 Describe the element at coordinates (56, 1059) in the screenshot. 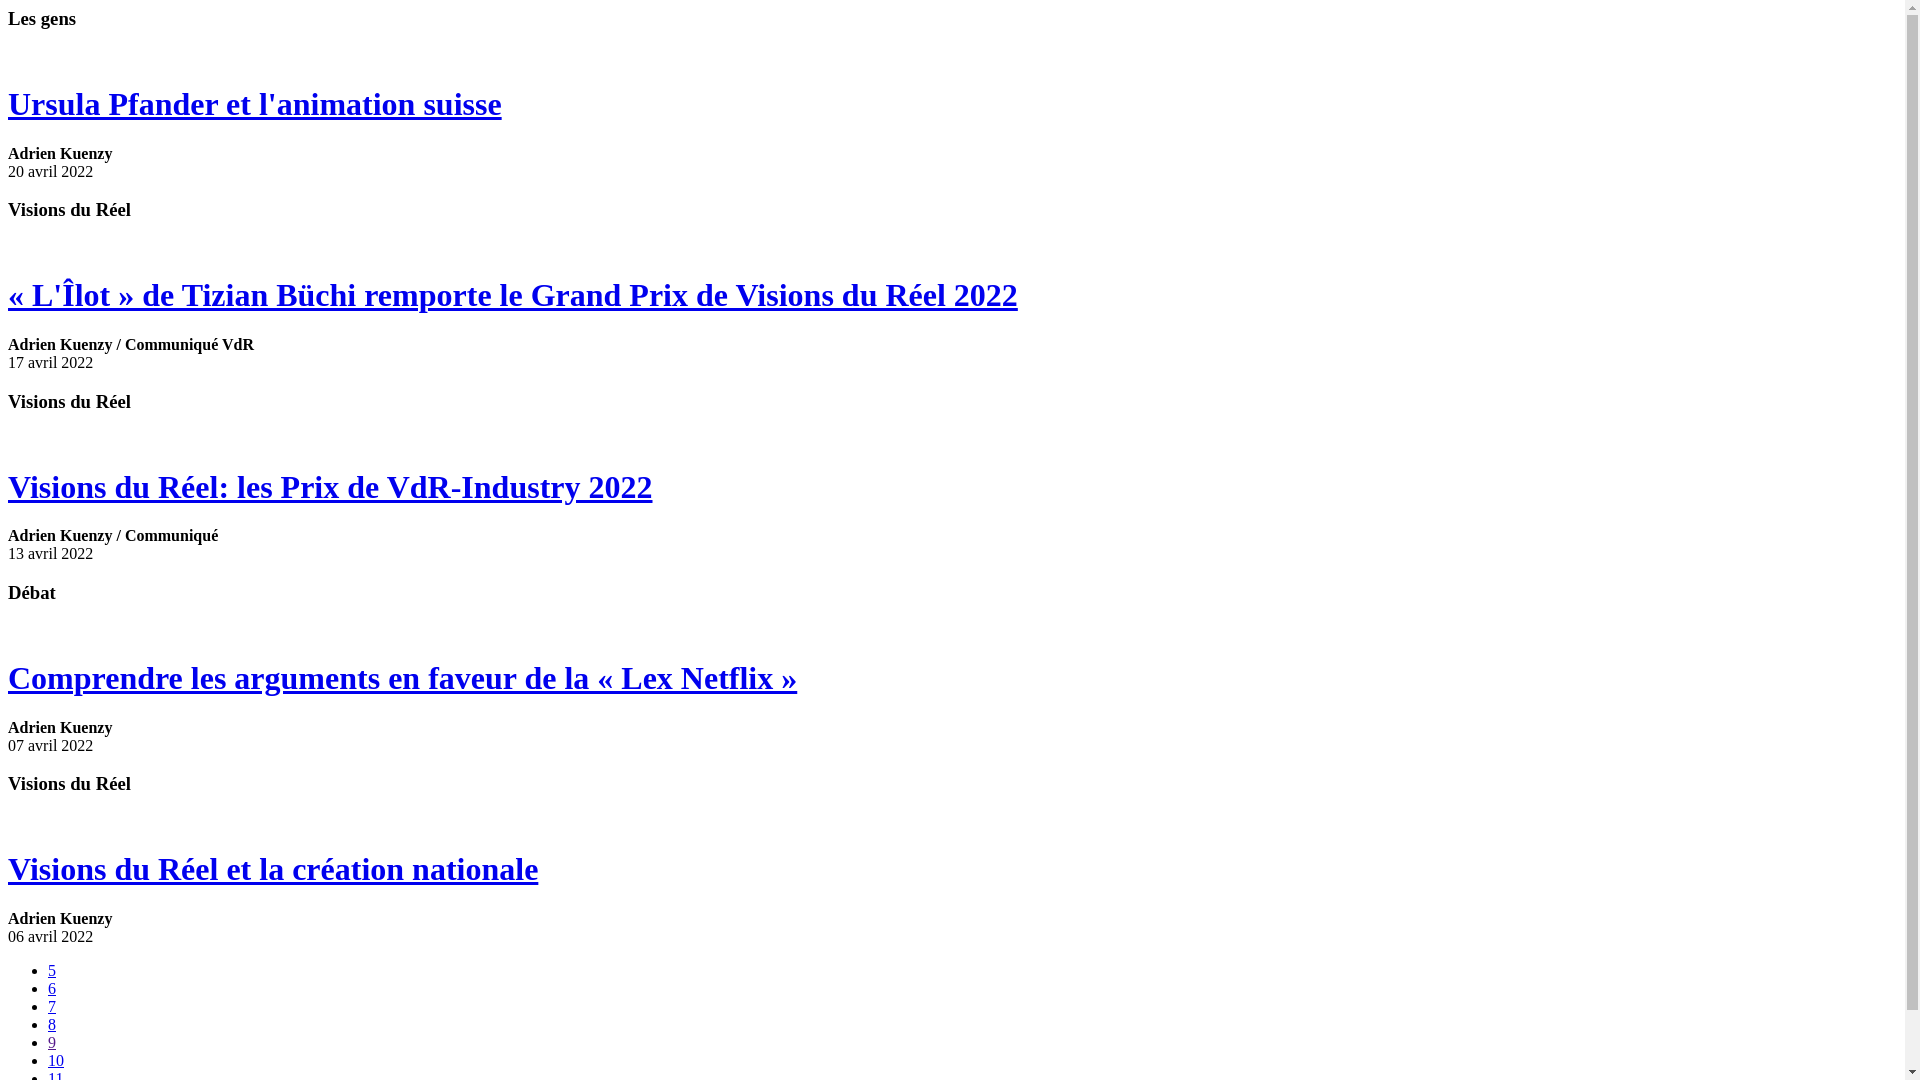

I see `'10'` at that location.